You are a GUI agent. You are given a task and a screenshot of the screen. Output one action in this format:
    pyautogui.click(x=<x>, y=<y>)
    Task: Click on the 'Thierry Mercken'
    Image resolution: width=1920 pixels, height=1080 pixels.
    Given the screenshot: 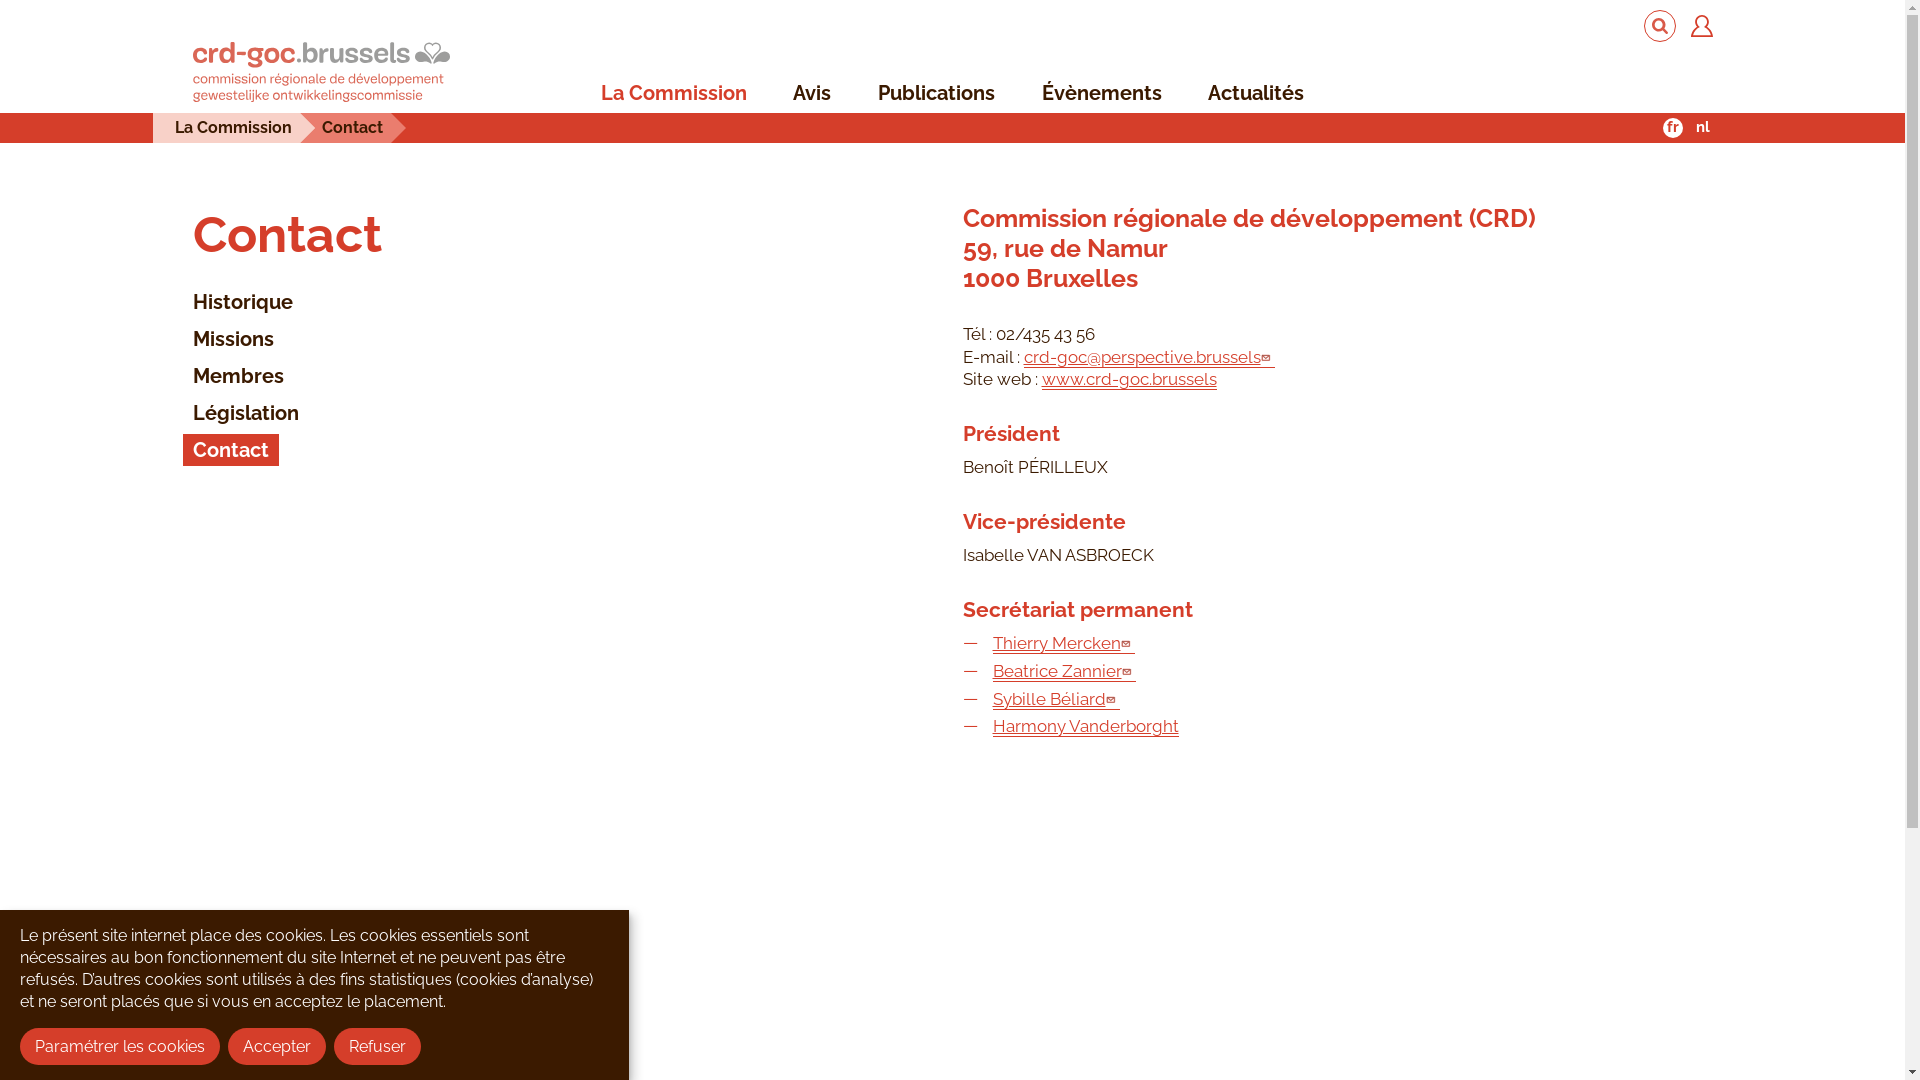 What is the action you would take?
    pyautogui.click(x=1061, y=643)
    